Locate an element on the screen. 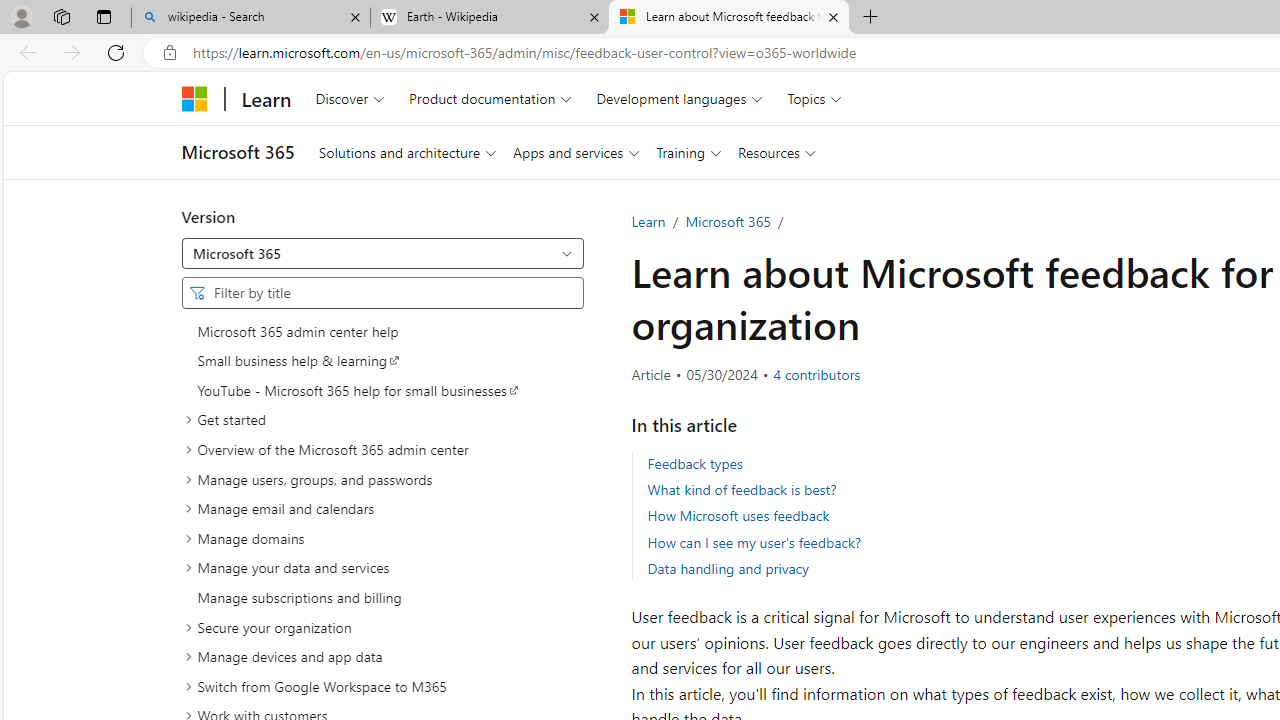 The image size is (1280, 720). 'What kind of feedback is best?' is located at coordinates (740, 489).